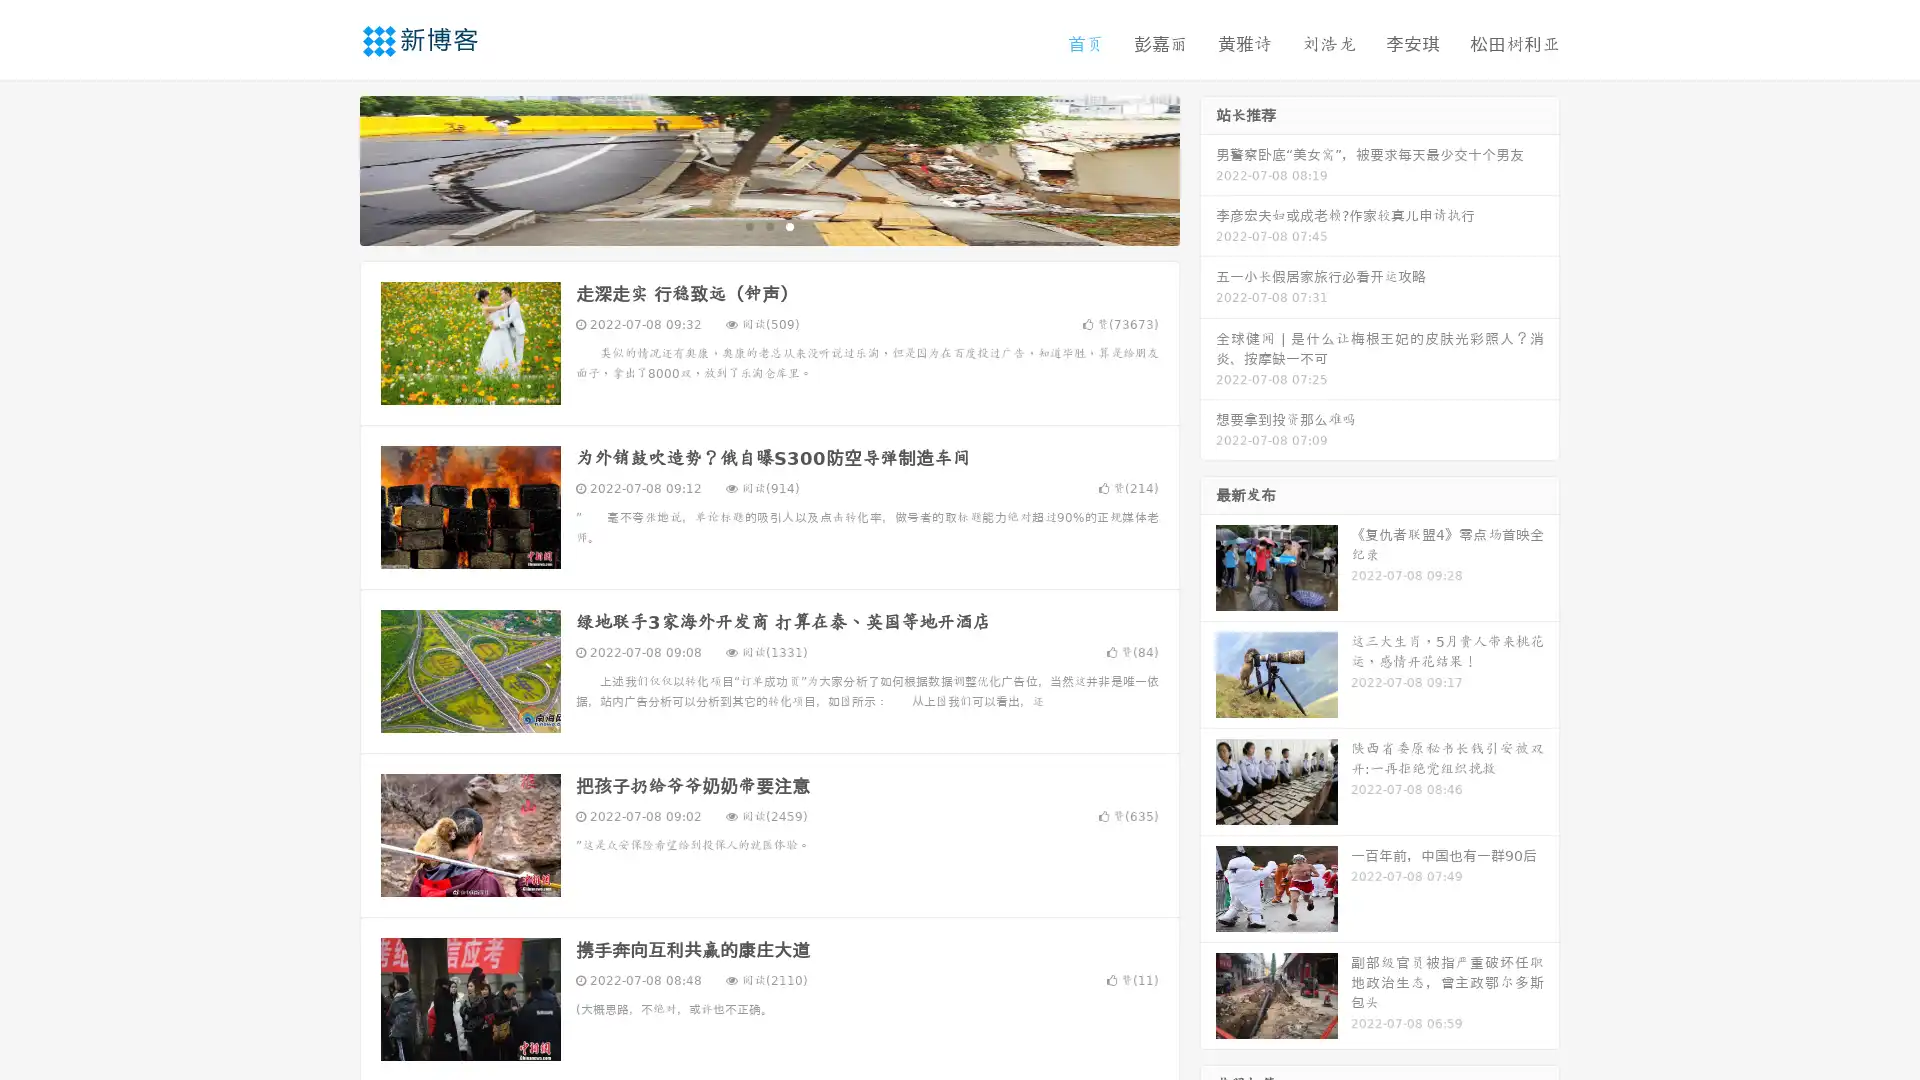 The image size is (1920, 1080). What do you see at coordinates (789, 225) in the screenshot?
I see `Go to slide 3` at bounding box center [789, 225].